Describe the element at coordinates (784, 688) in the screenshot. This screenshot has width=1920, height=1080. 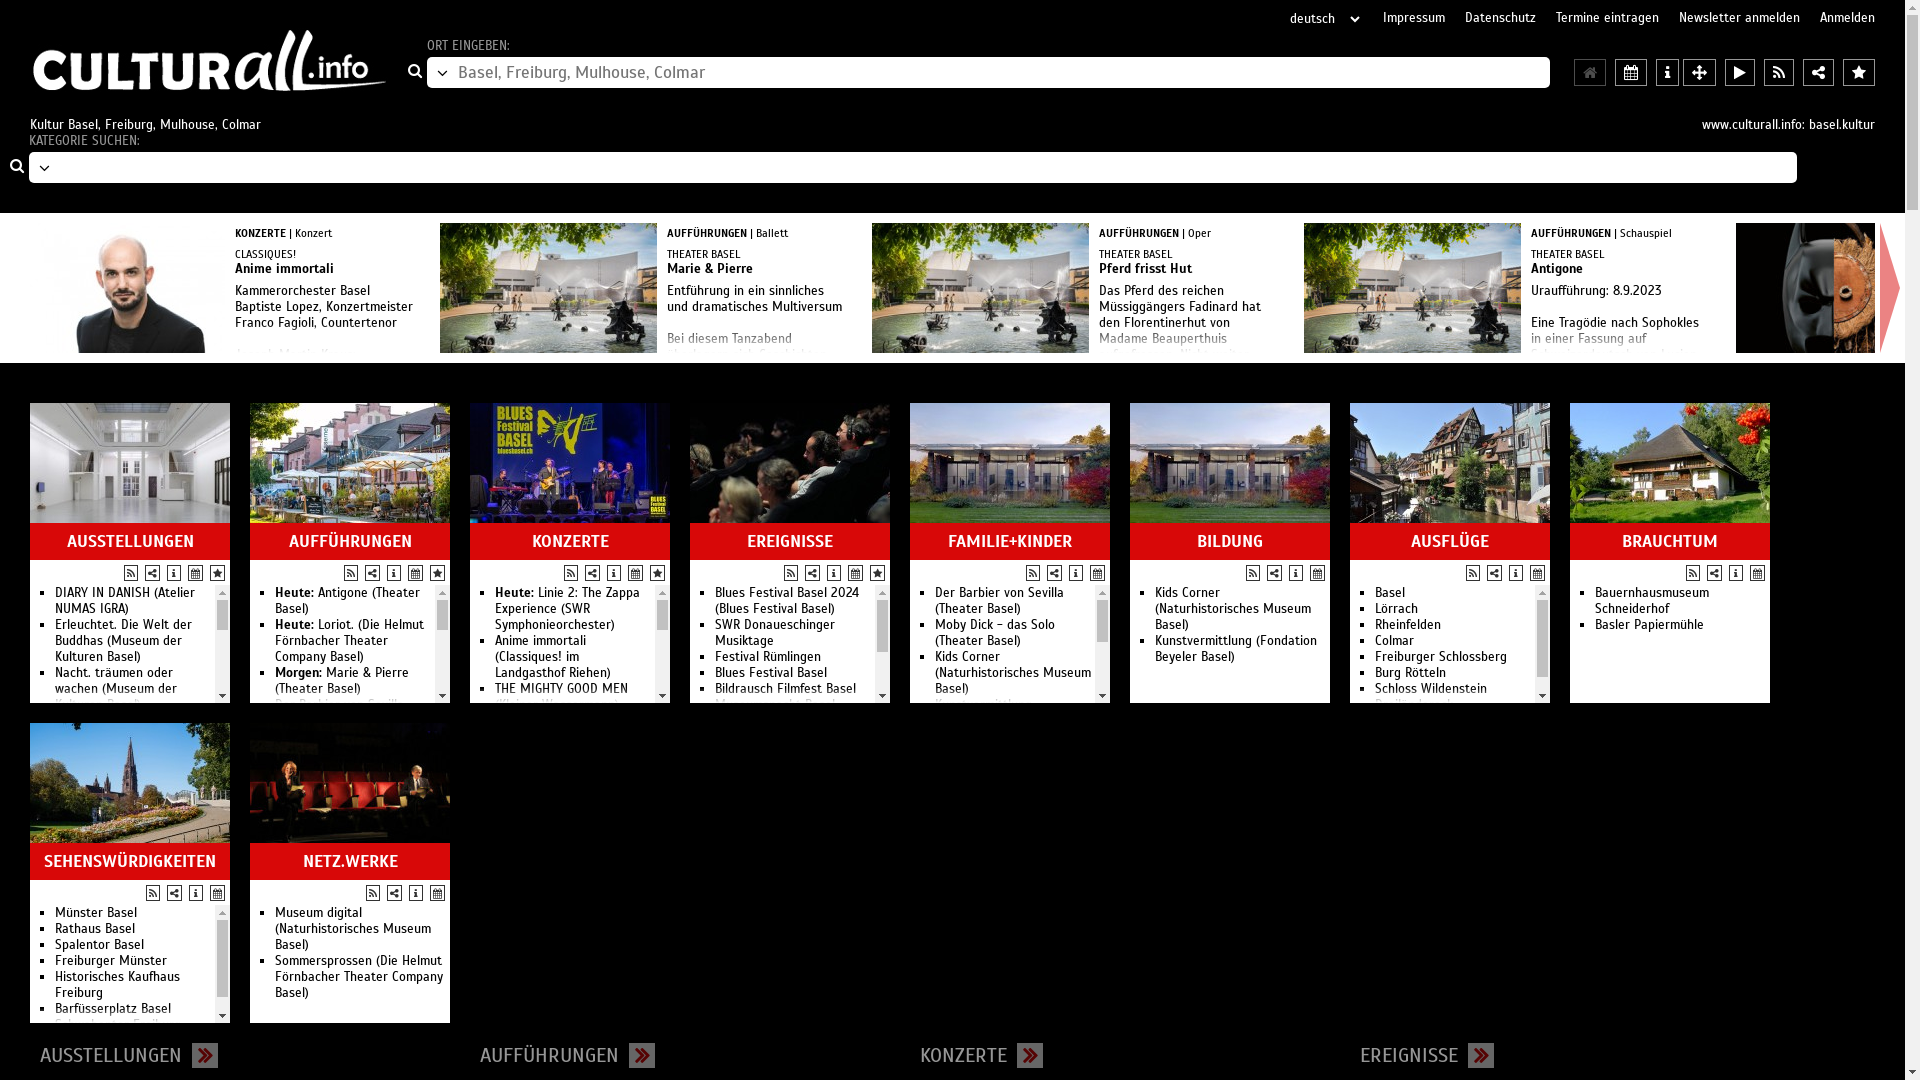
I see `'Bildrausch Filmfest Basel'` at that location.